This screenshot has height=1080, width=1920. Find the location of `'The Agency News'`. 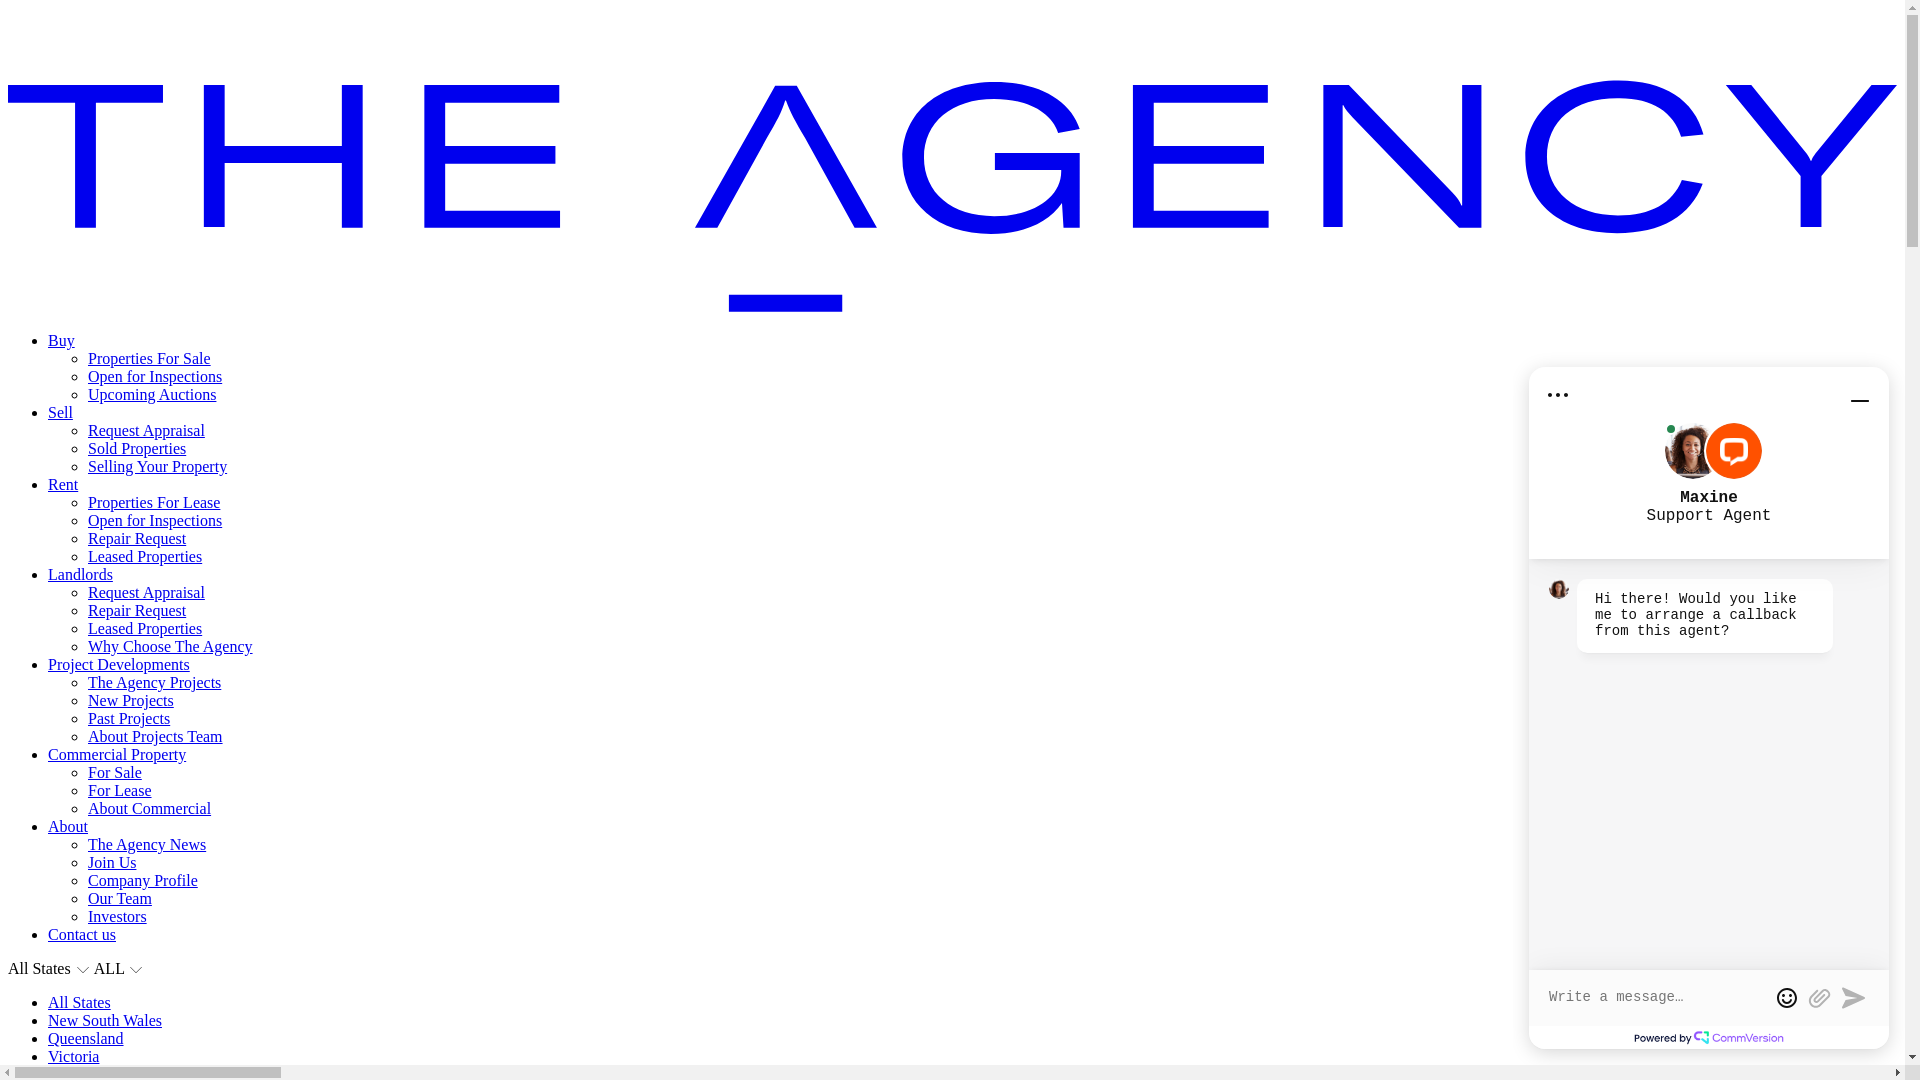

'The Agency News' is located at coordinates (146, 844).